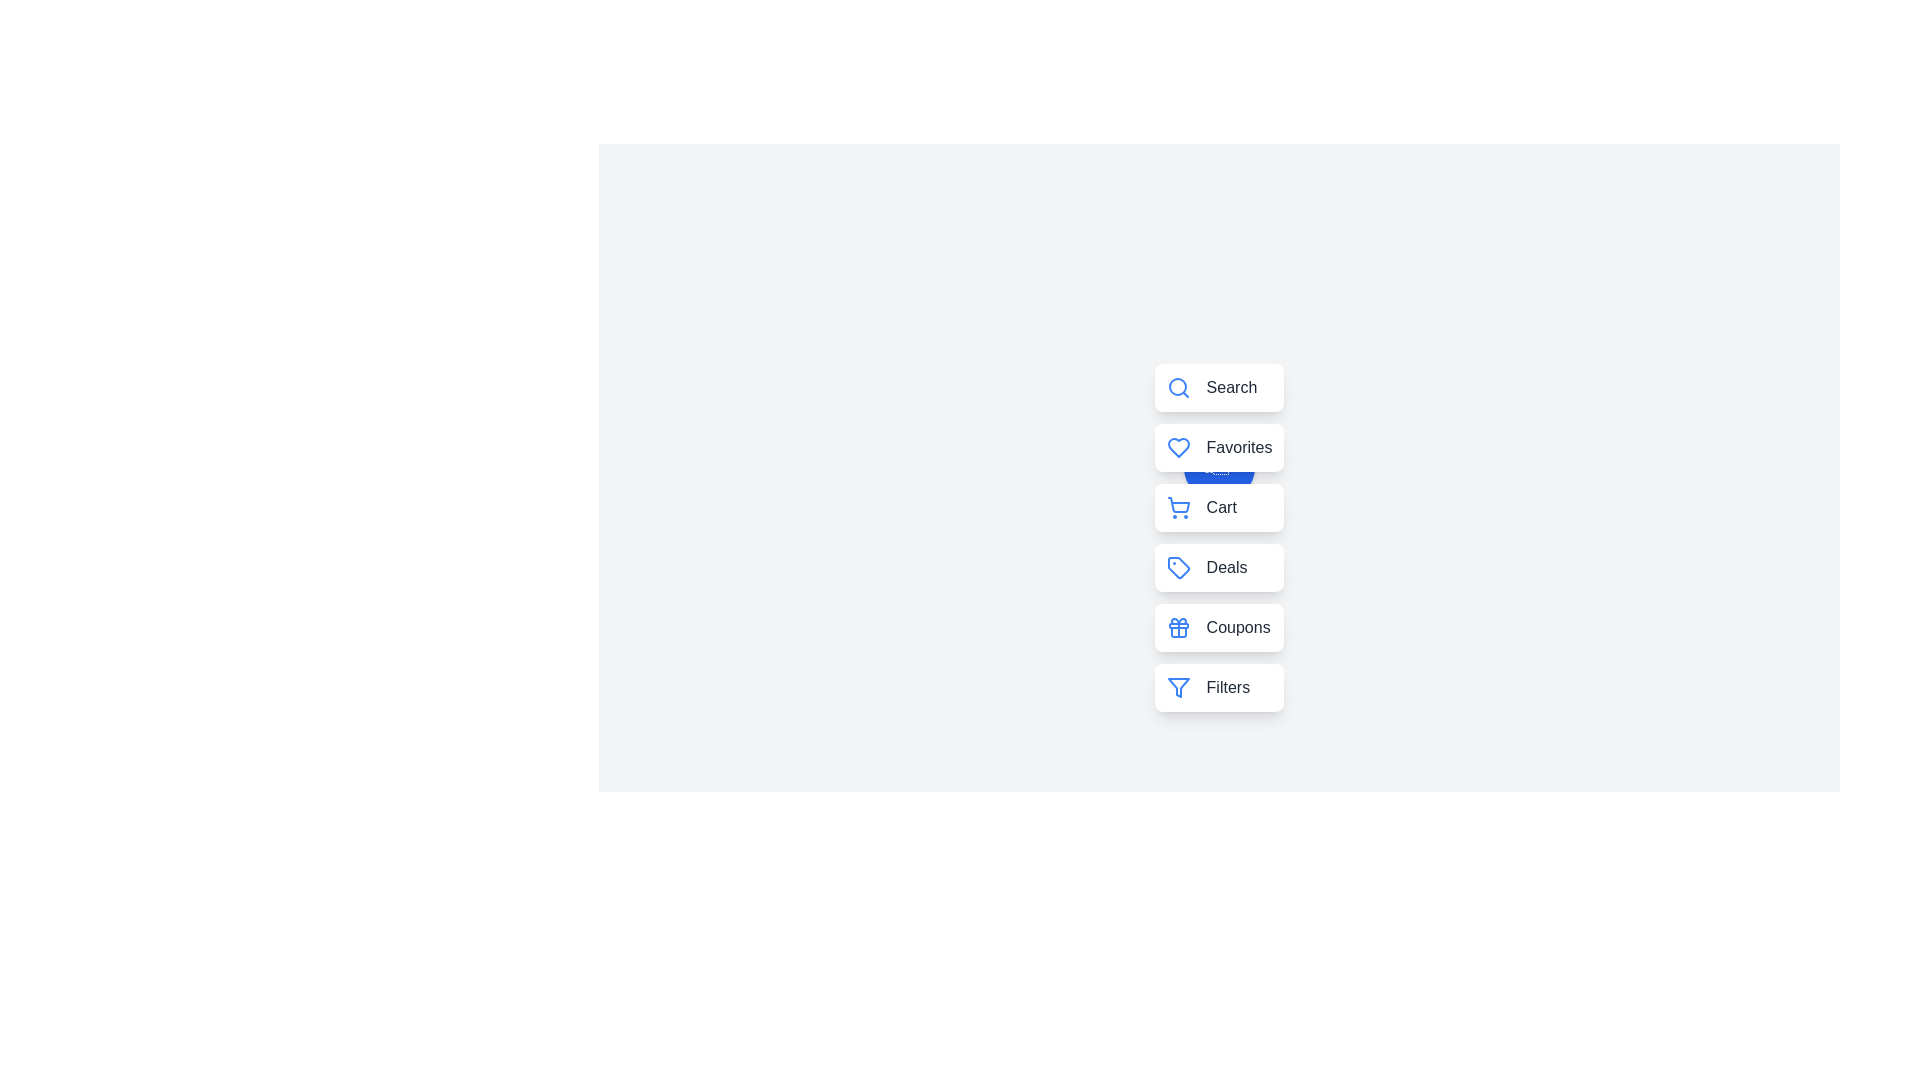 The height and width of the screenshot is (1080, 1920). I want to click on the 'Favorites' text label, so click(1238, 446).